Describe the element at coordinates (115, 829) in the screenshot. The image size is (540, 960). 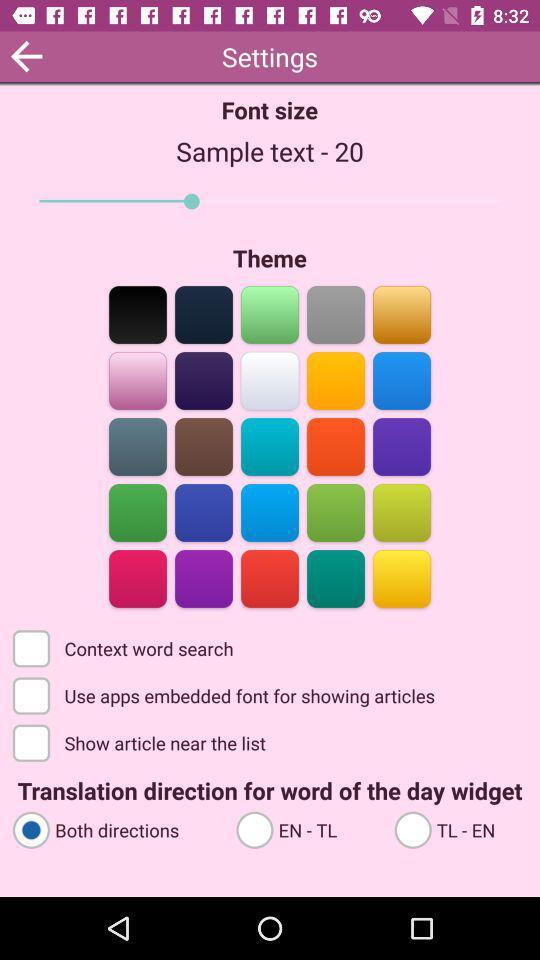
I see `item below translation direction for icon` at that location.